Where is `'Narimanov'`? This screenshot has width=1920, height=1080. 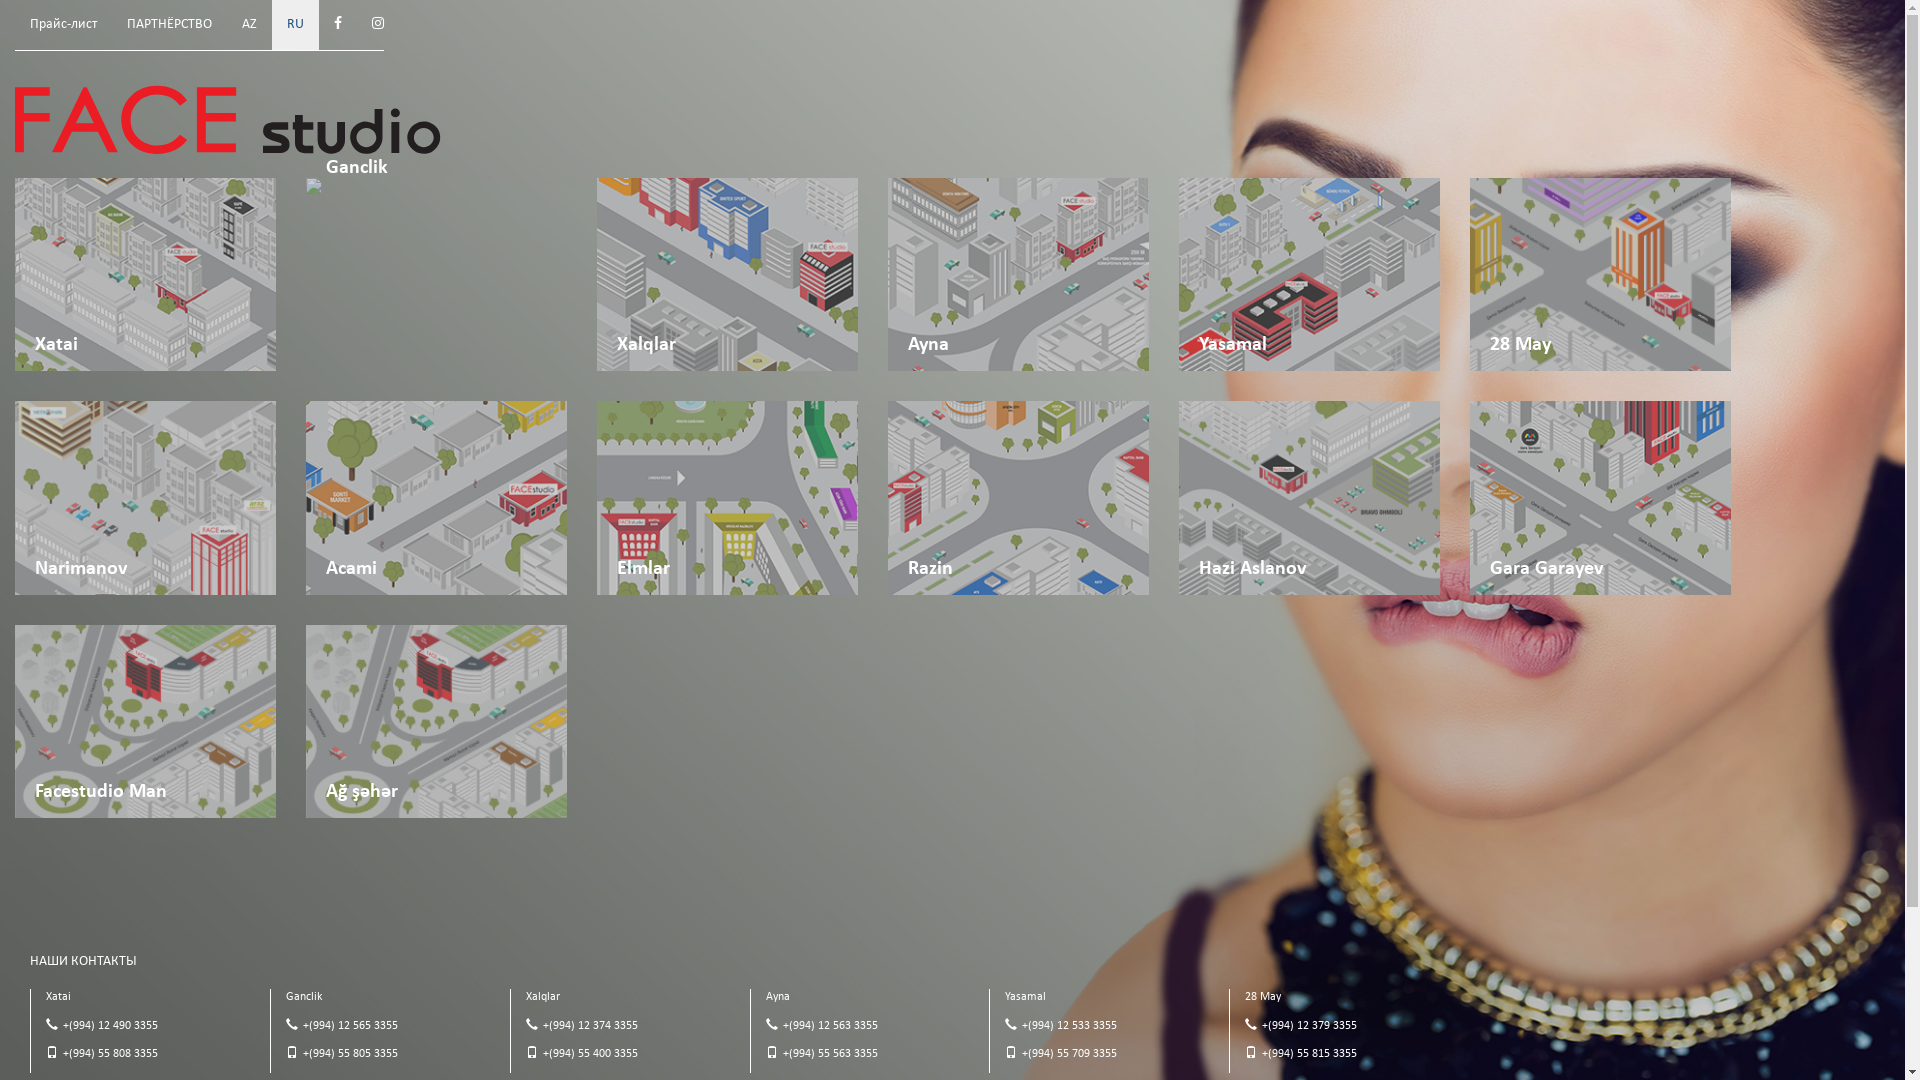
'Narimanov' is located at coordinates (144, 496).